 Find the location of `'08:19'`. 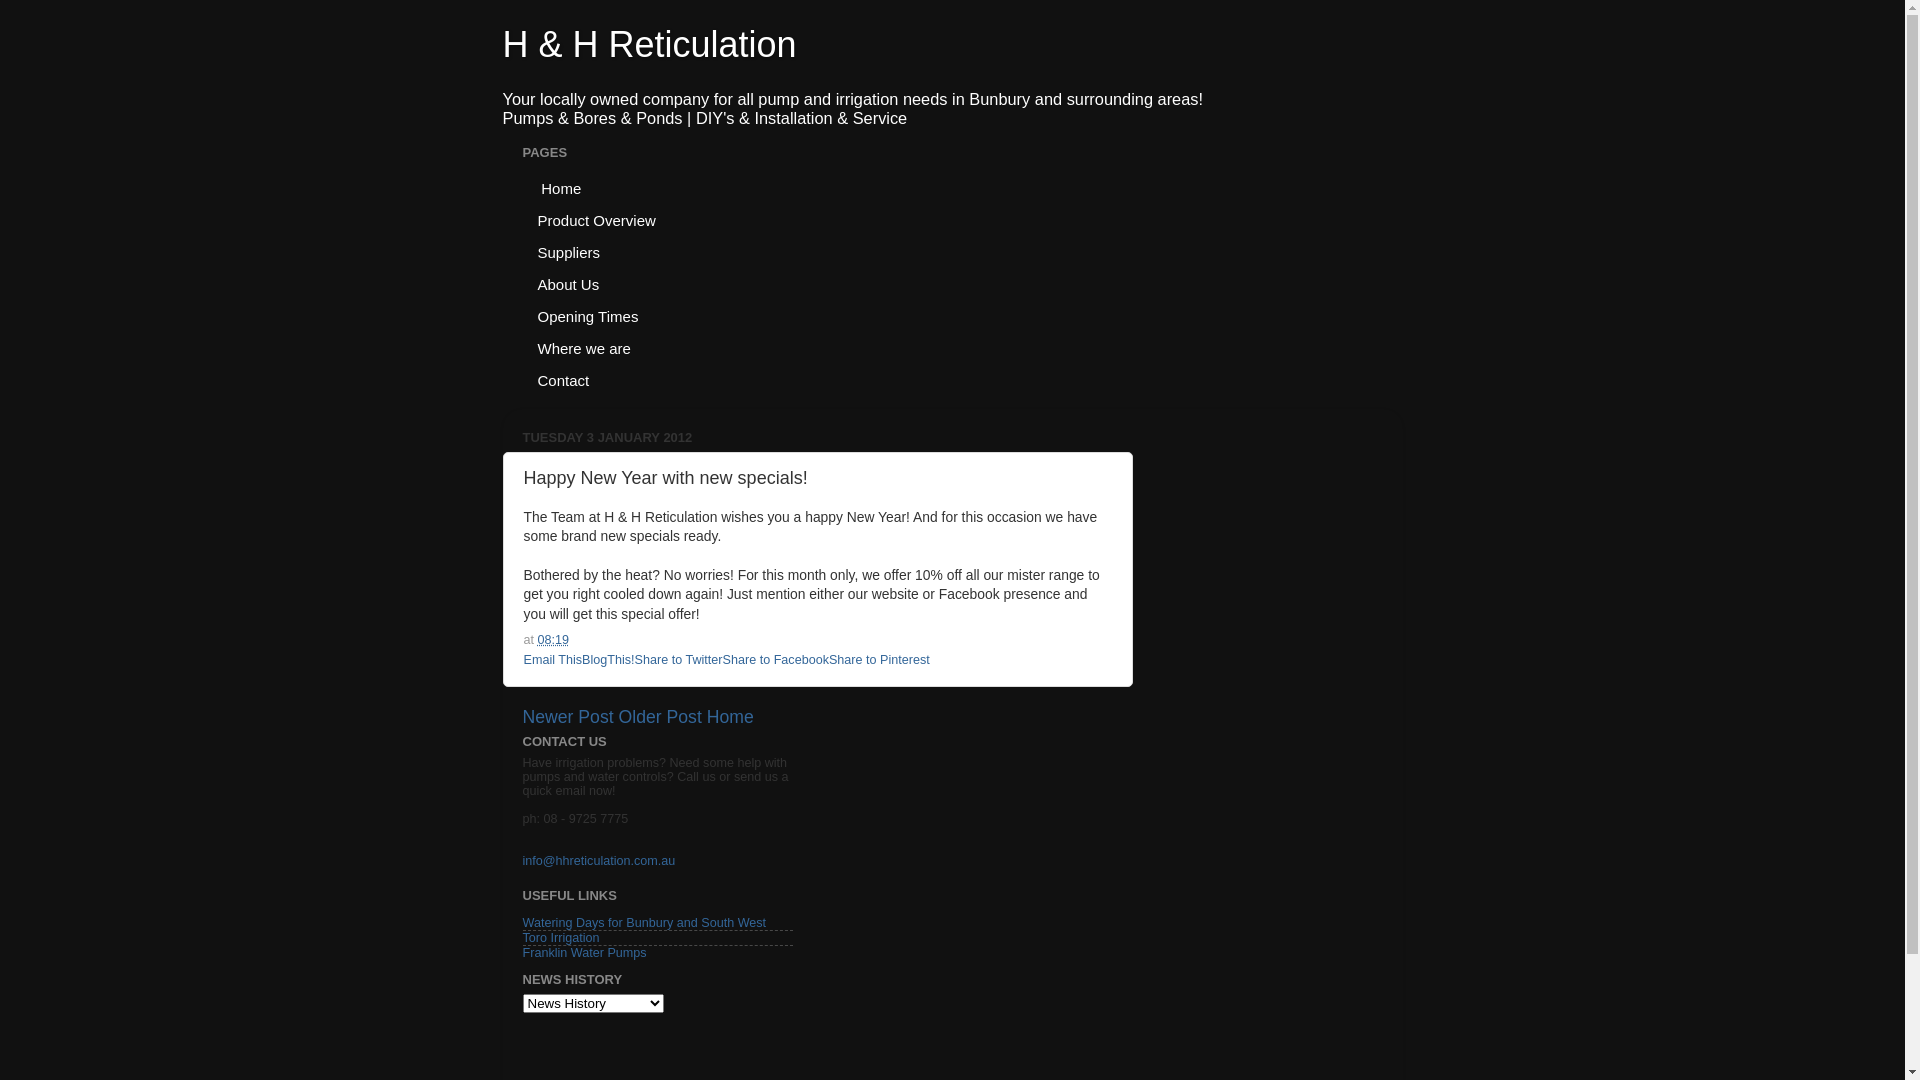

'08:19' is located at coordinates (553, 640).